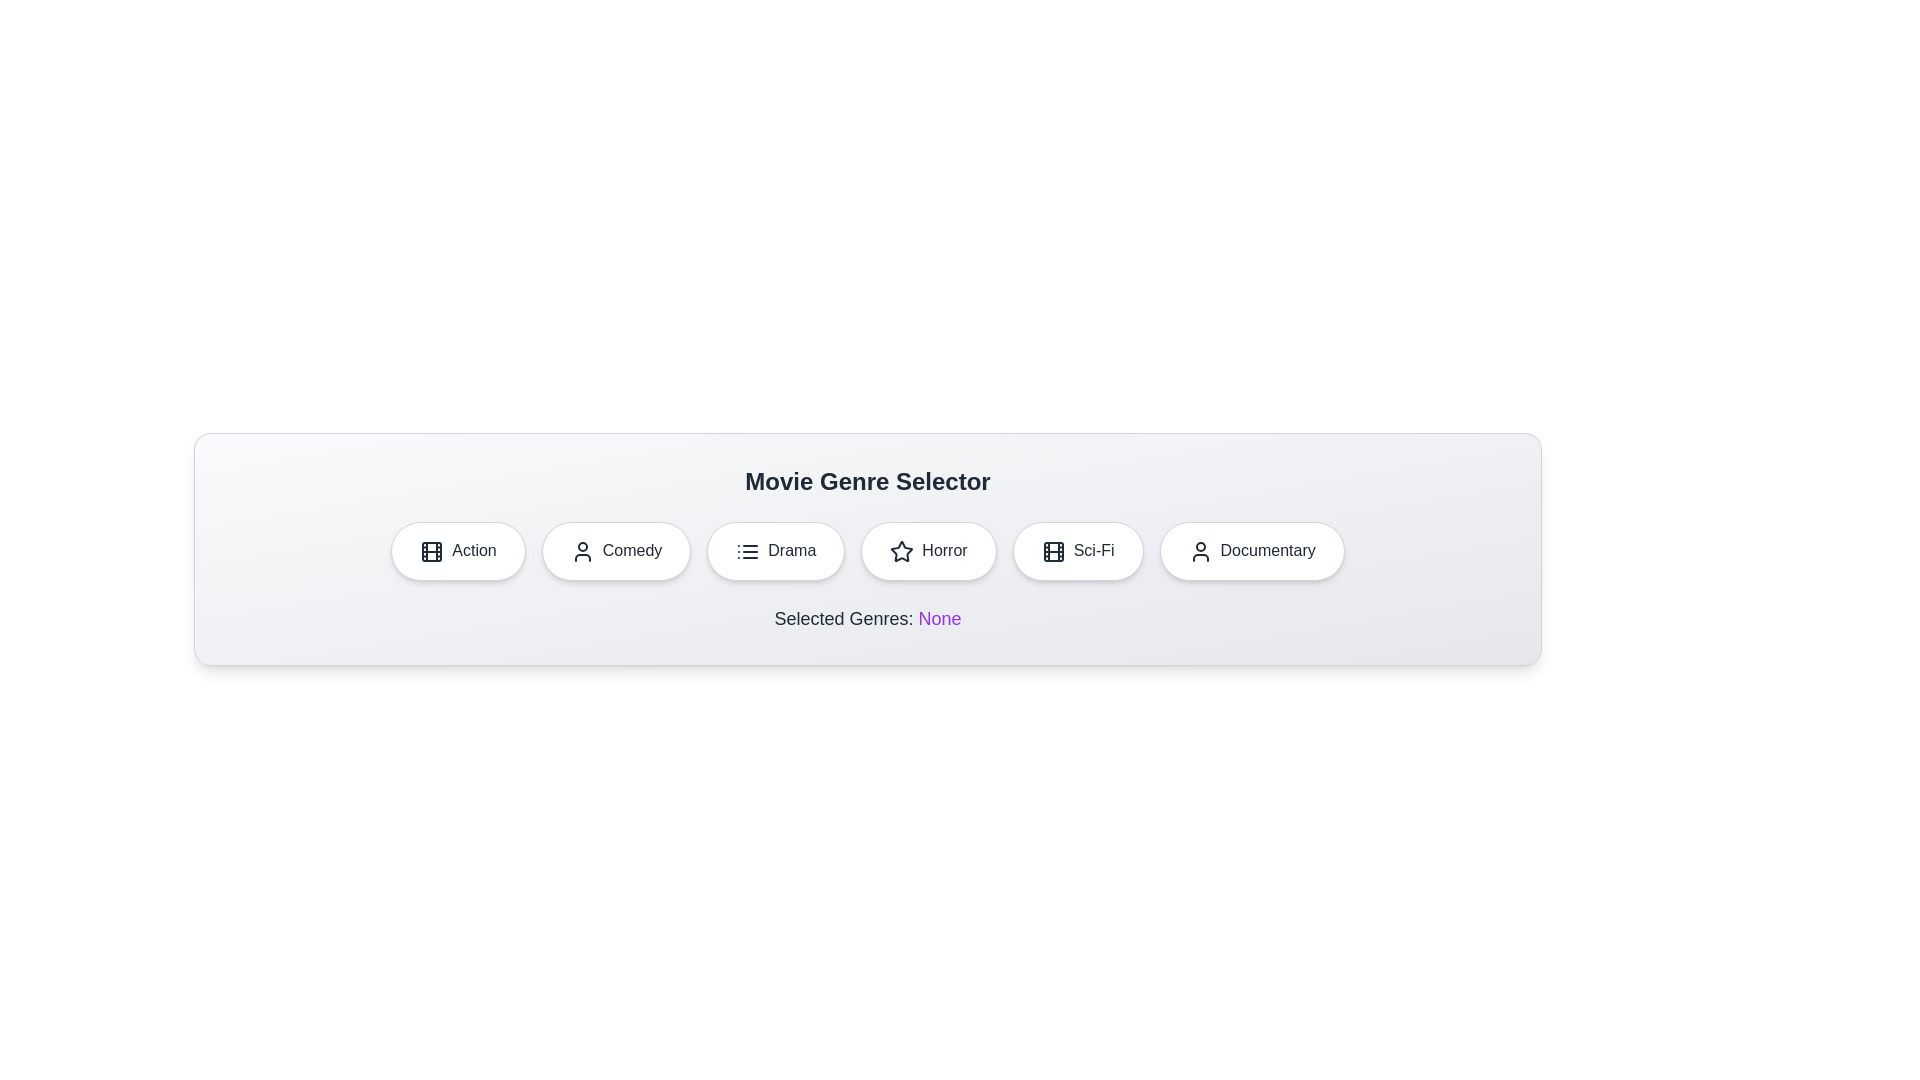  Describe the element at coordinates (775, 551) in the screenshot. I see `the 'Drama' genre button, which is the third button` at that location.